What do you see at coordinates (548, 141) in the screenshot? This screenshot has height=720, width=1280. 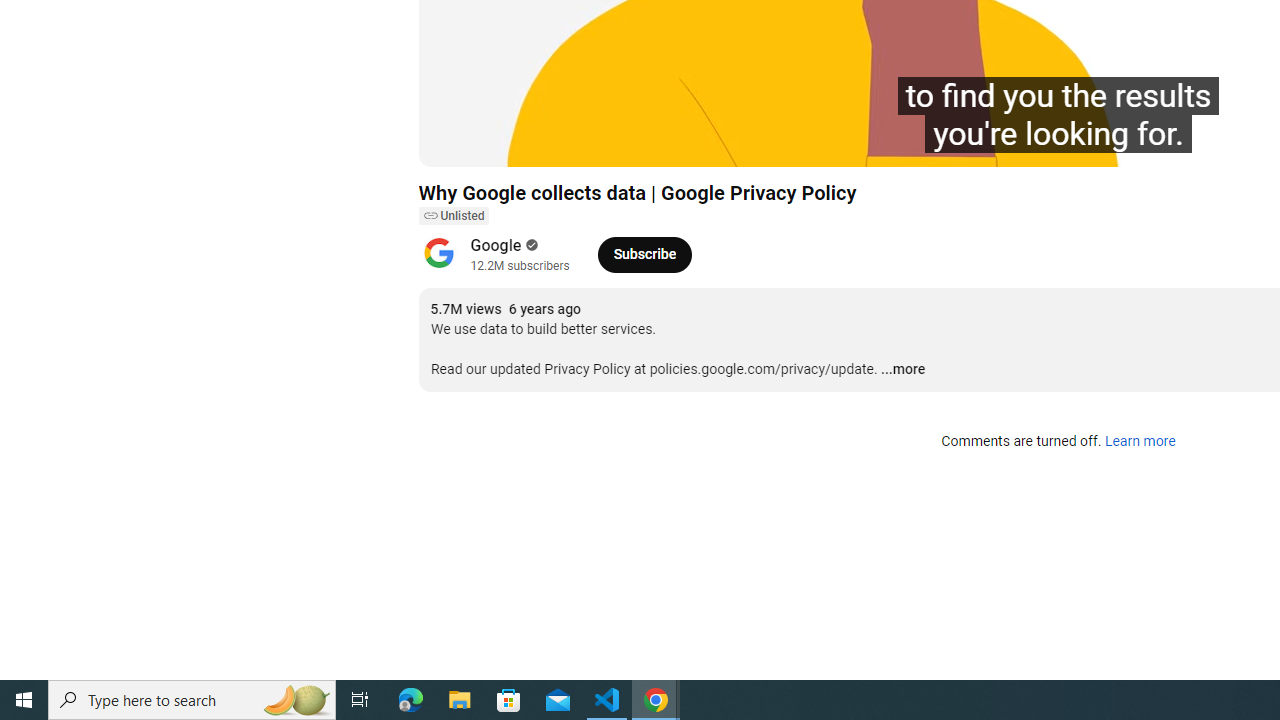 I see `'Mute (m)'` at bounding box center [548, 141].